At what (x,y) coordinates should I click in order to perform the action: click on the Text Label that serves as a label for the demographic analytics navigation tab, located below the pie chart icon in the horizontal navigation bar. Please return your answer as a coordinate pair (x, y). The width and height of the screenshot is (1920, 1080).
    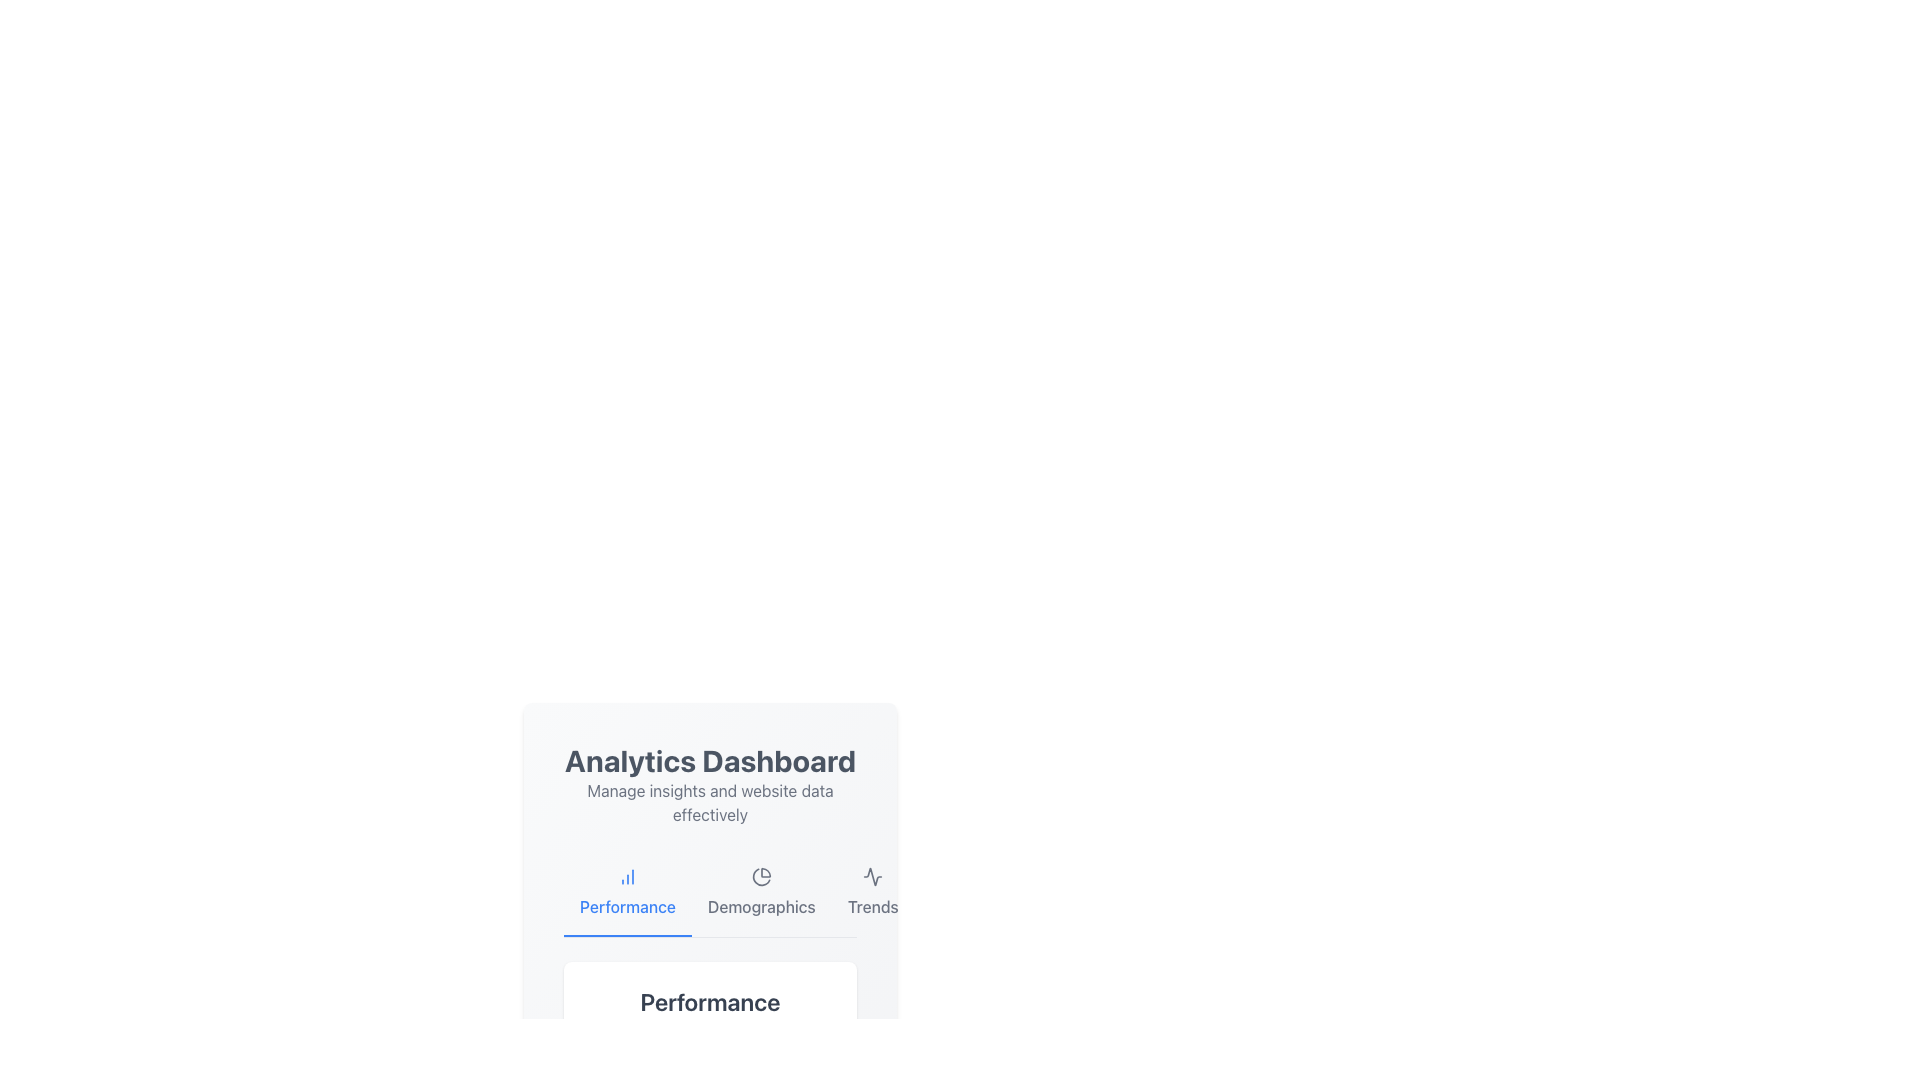
    Looking at the image, I should click on (760, 906).